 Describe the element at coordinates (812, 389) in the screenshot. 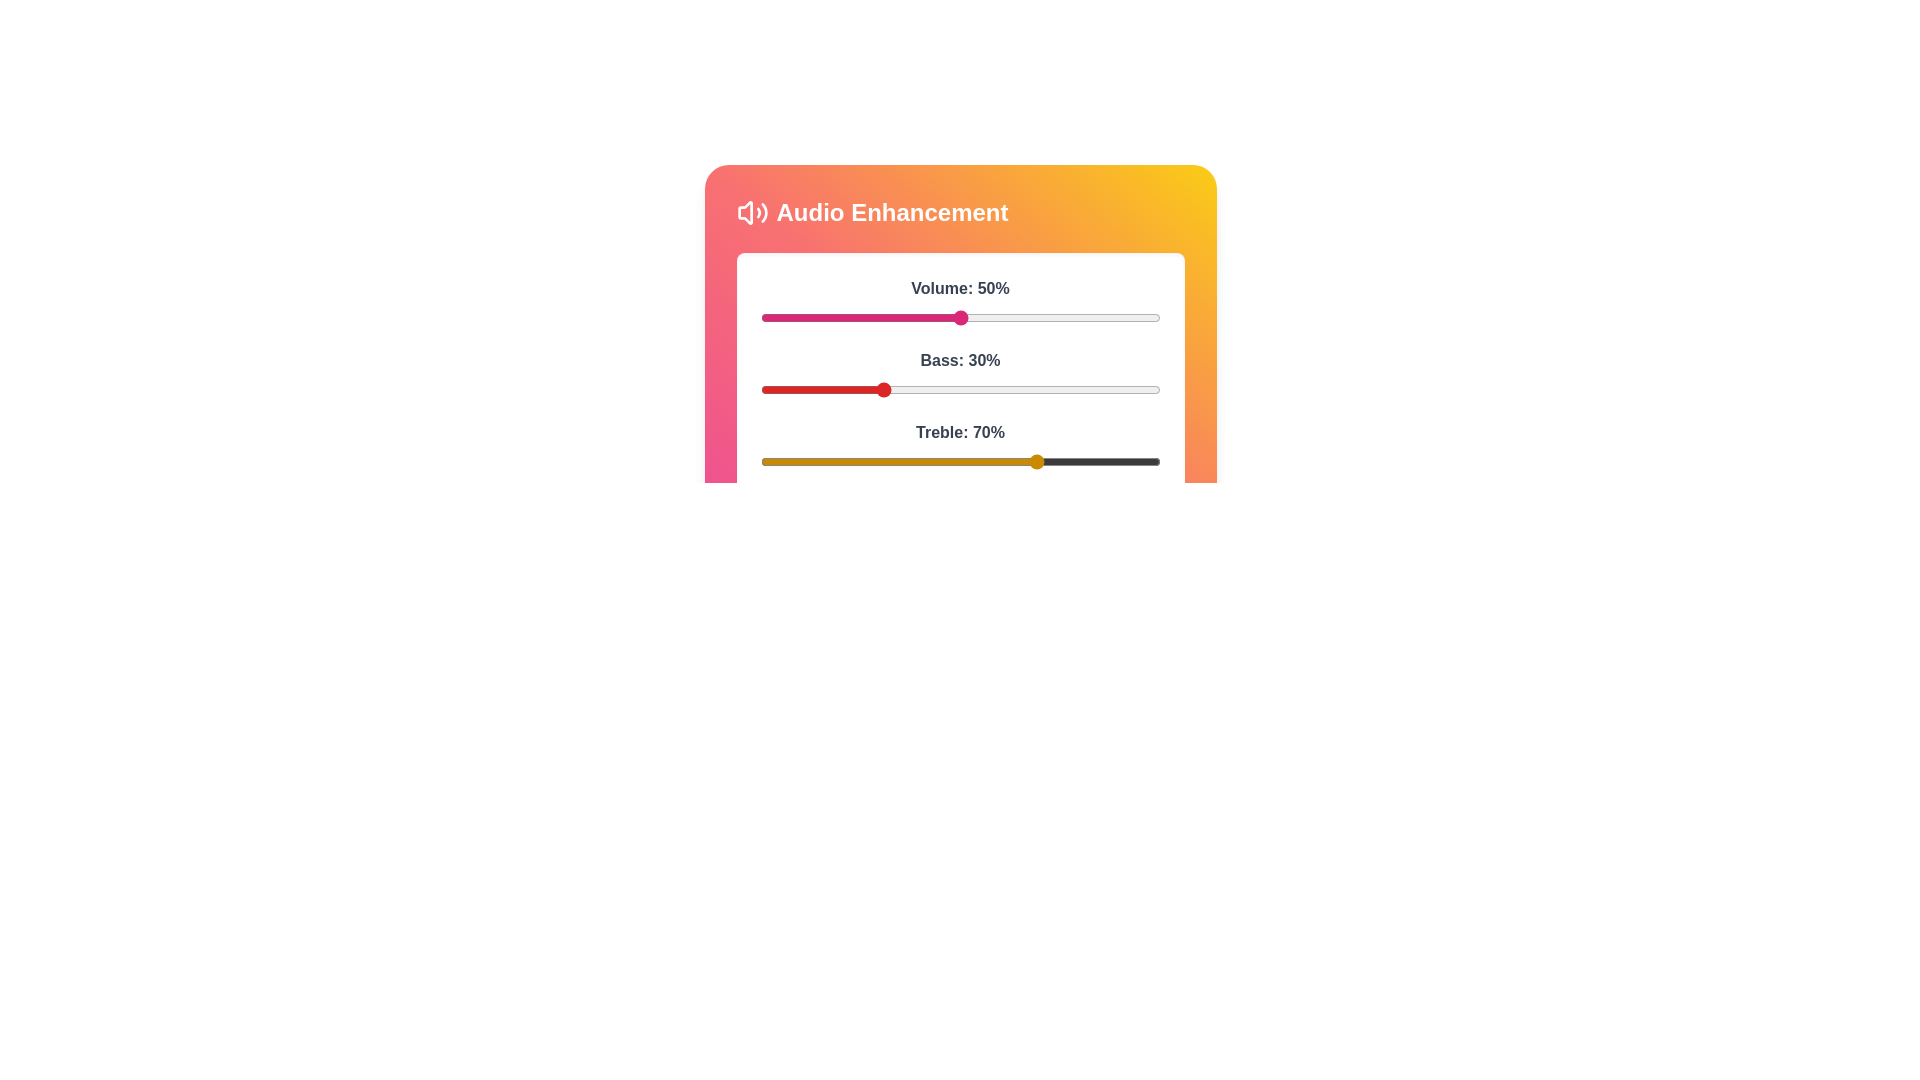

I see `the bass level` at that location.